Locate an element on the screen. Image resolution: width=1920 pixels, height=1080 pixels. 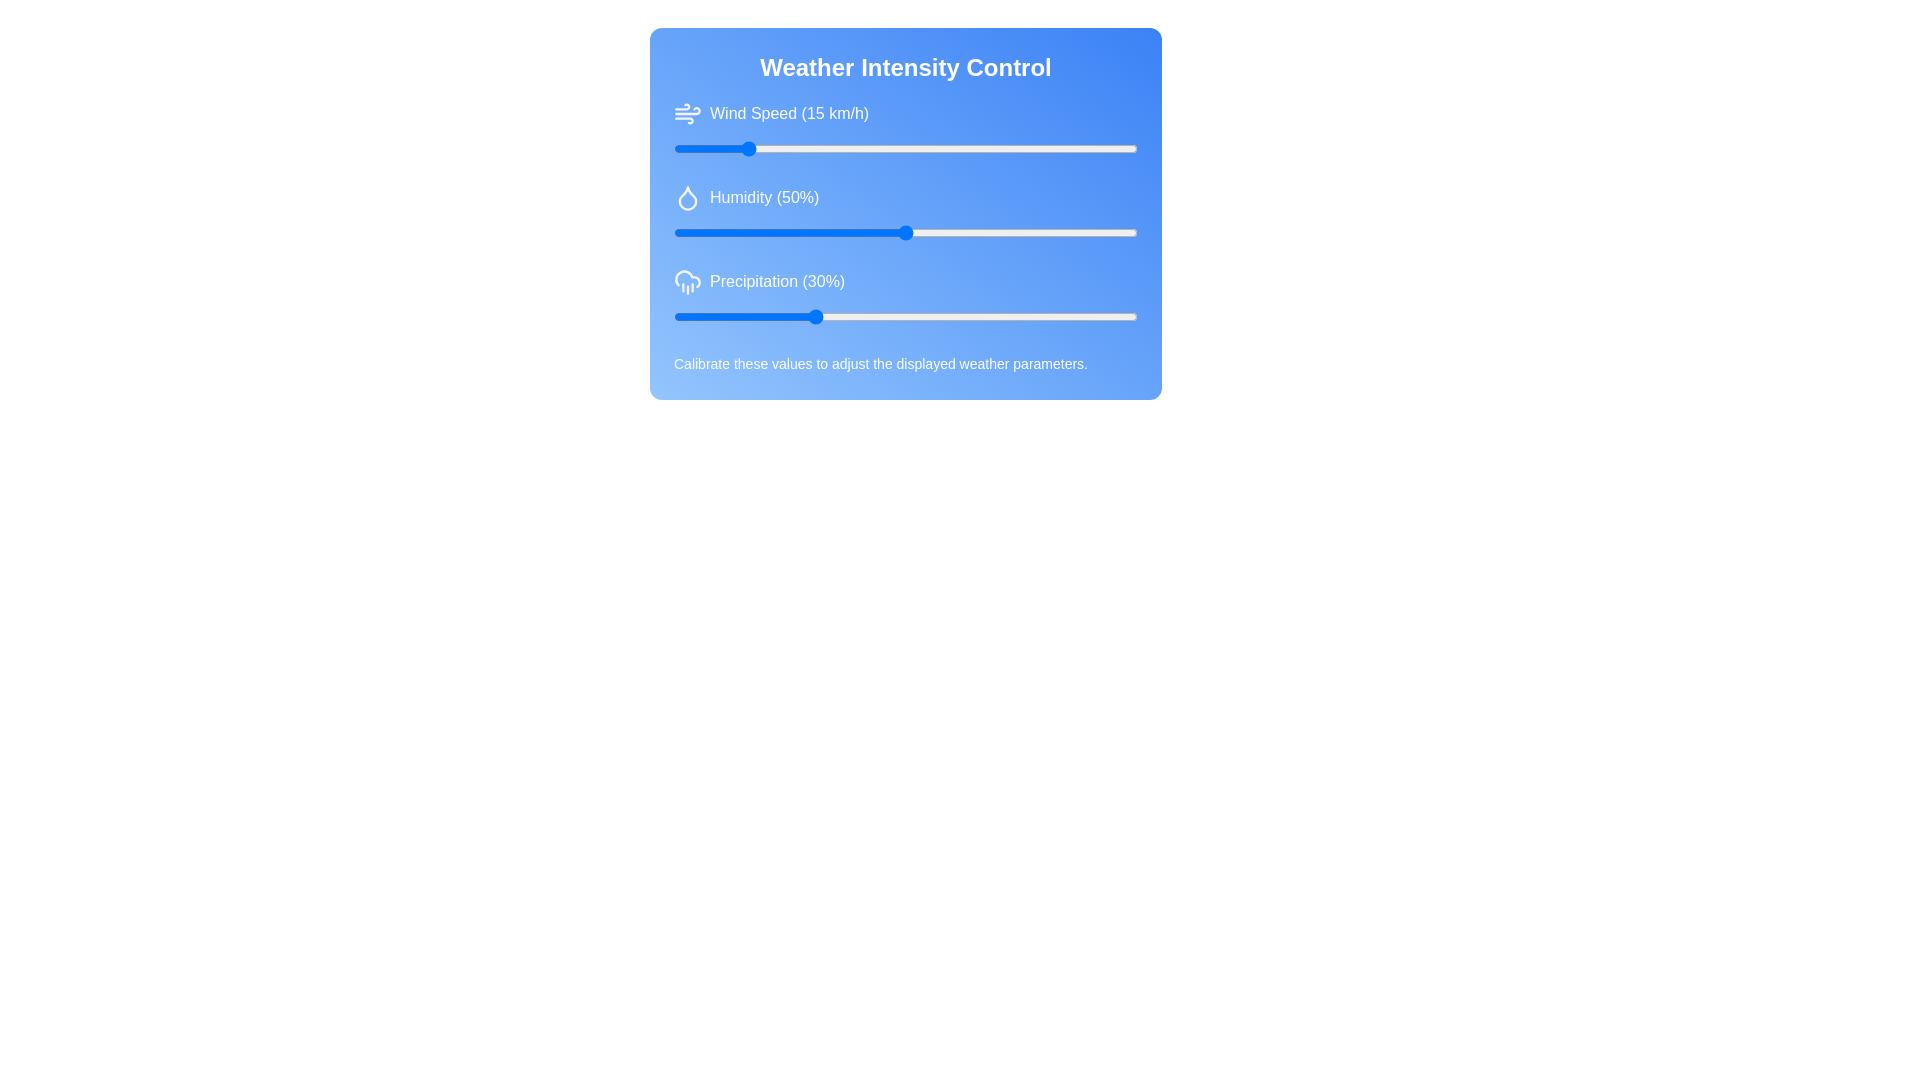
text label displaying 'Precipitation (30%)' located to the right of the precipitation icon and above the corresponding slider in the weather control interface is located at coordinates (776, 281).